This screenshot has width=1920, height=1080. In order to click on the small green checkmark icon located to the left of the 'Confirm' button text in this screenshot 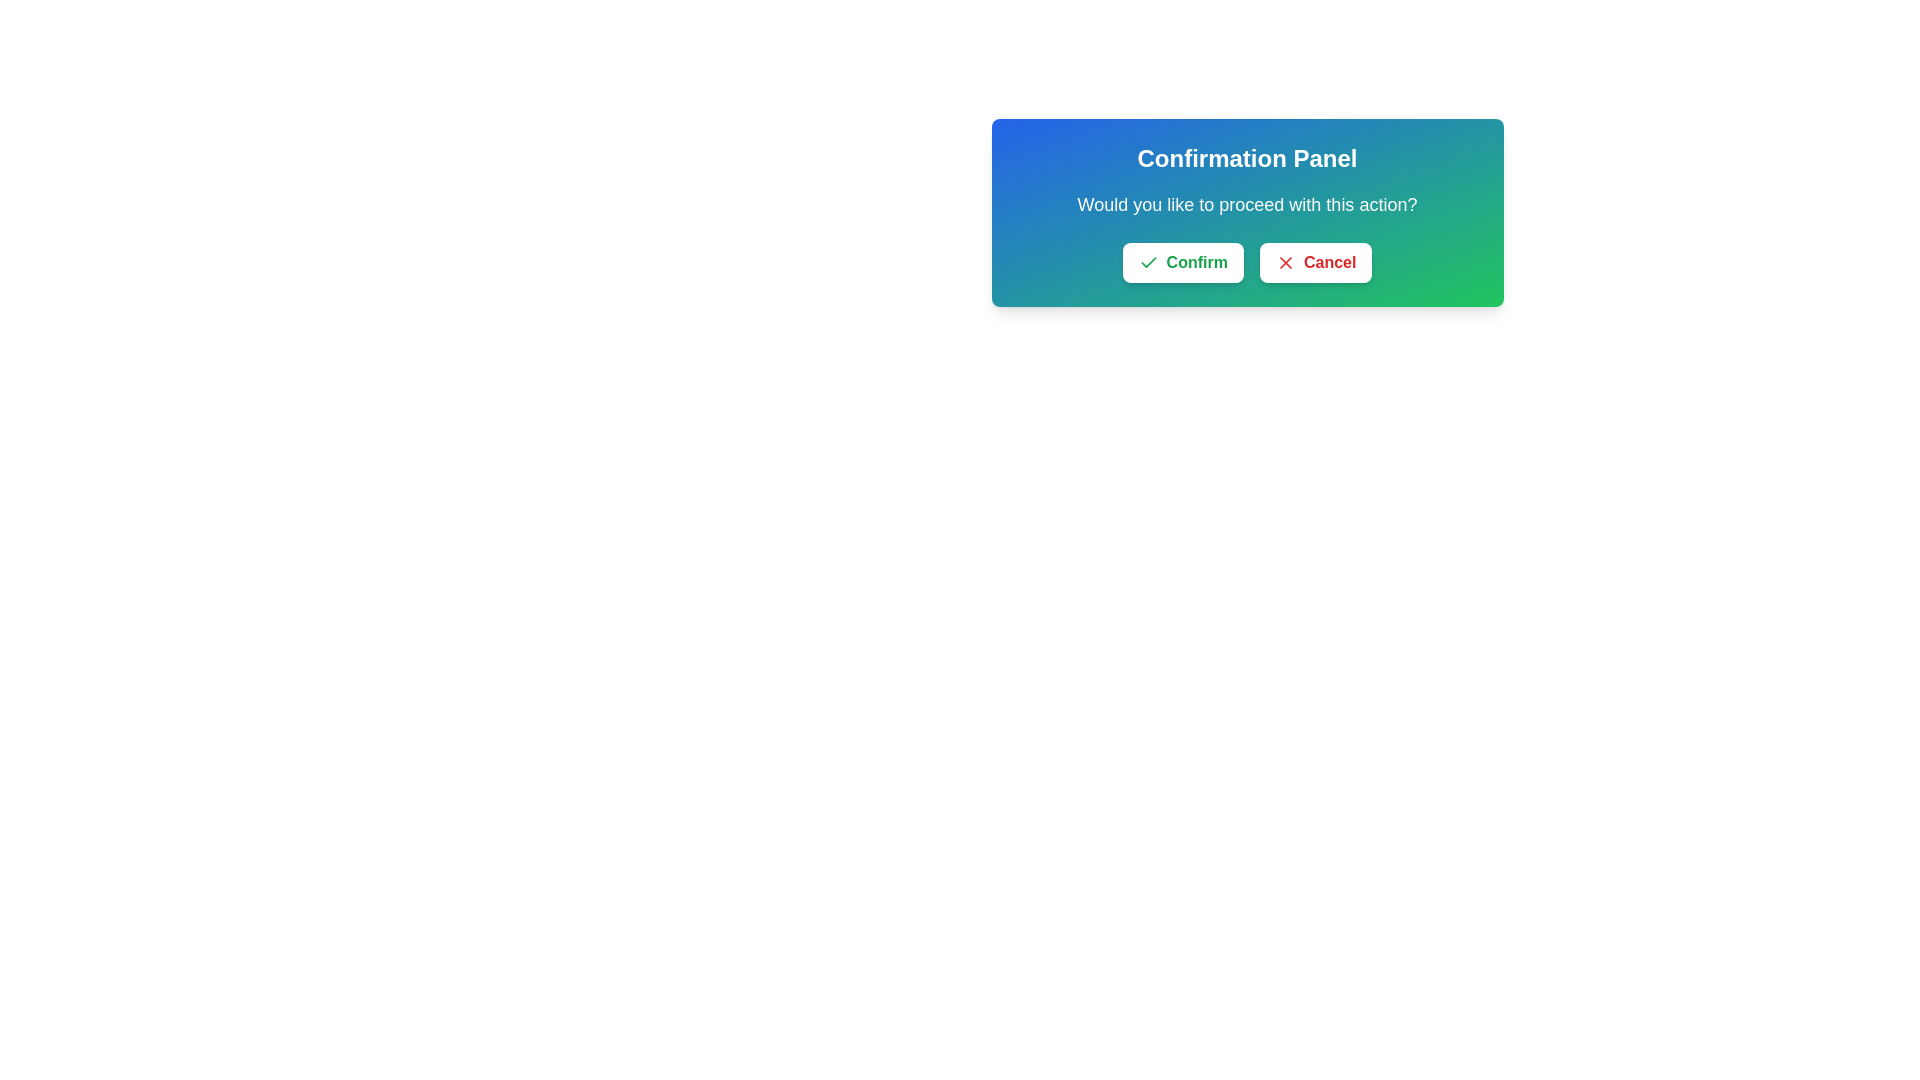, I will do `click(1148, 261)`.